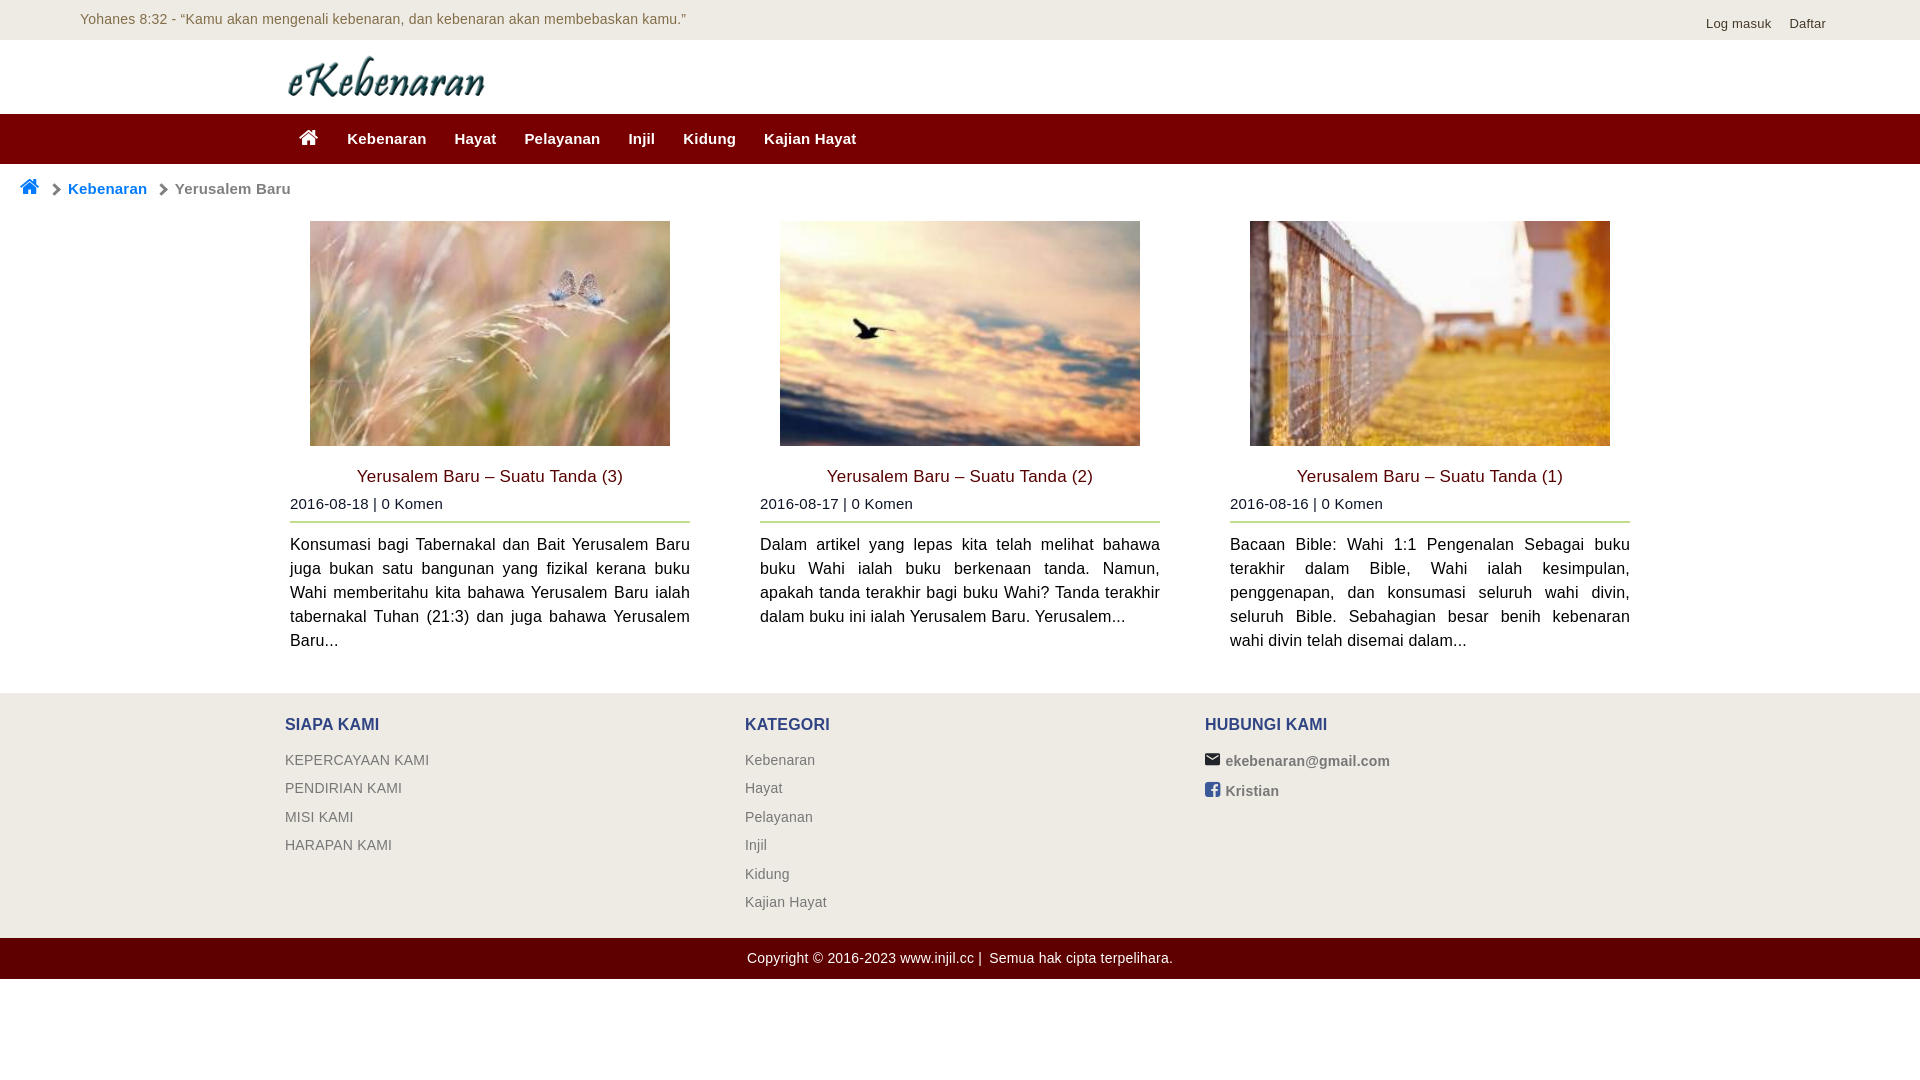 This screenshot has width=1920, height=1080. I want to click on 'KEPERCAYAAN KAMI', so click(356, 759).